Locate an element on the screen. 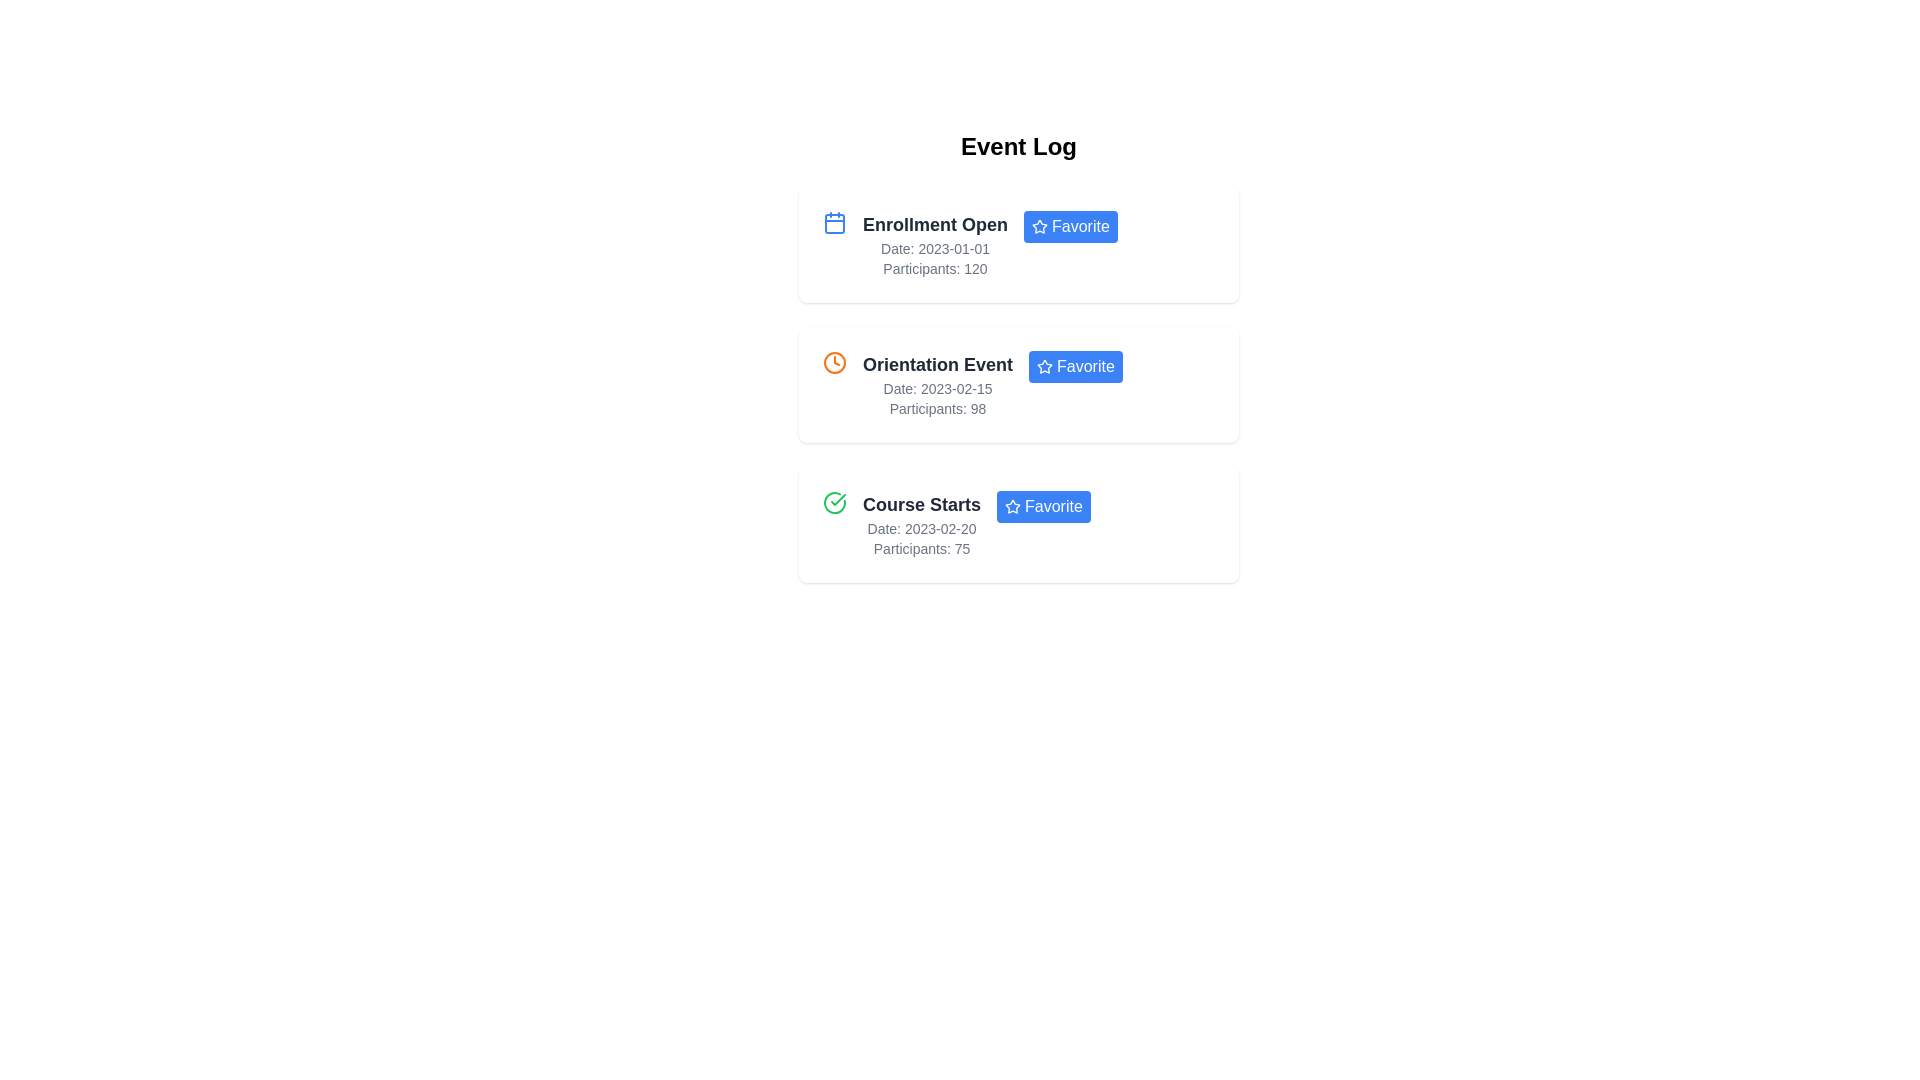 The height and width of the screenshot is (1080, 1920). the favorite button located in the top card of the 'Enrollment Open' section is located at coordinates (1069, 226).